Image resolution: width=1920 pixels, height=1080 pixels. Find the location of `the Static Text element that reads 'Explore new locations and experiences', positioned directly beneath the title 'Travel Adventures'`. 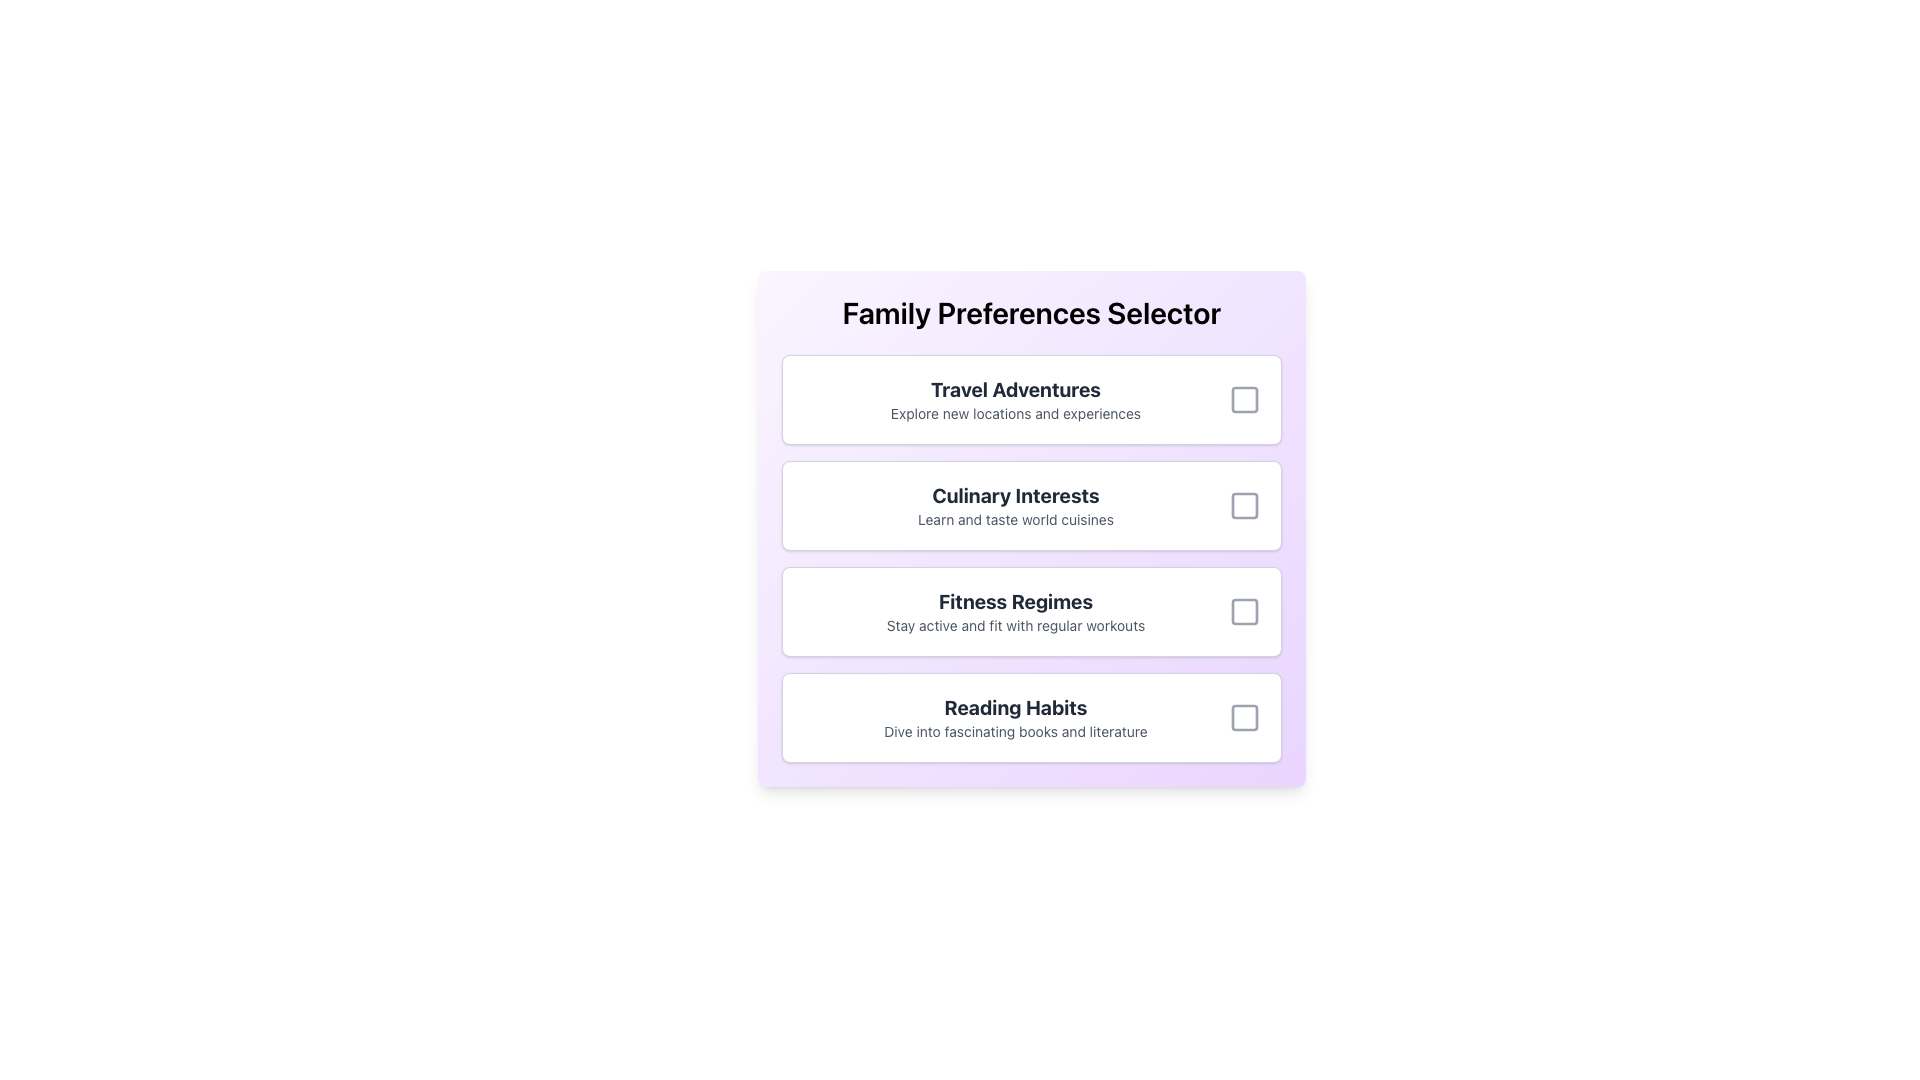

the Static Text element that reads 'Explore new locations and experiences', positioned directly beneath the title 'Travel Adventures' is located at coordinates (1016, 412).